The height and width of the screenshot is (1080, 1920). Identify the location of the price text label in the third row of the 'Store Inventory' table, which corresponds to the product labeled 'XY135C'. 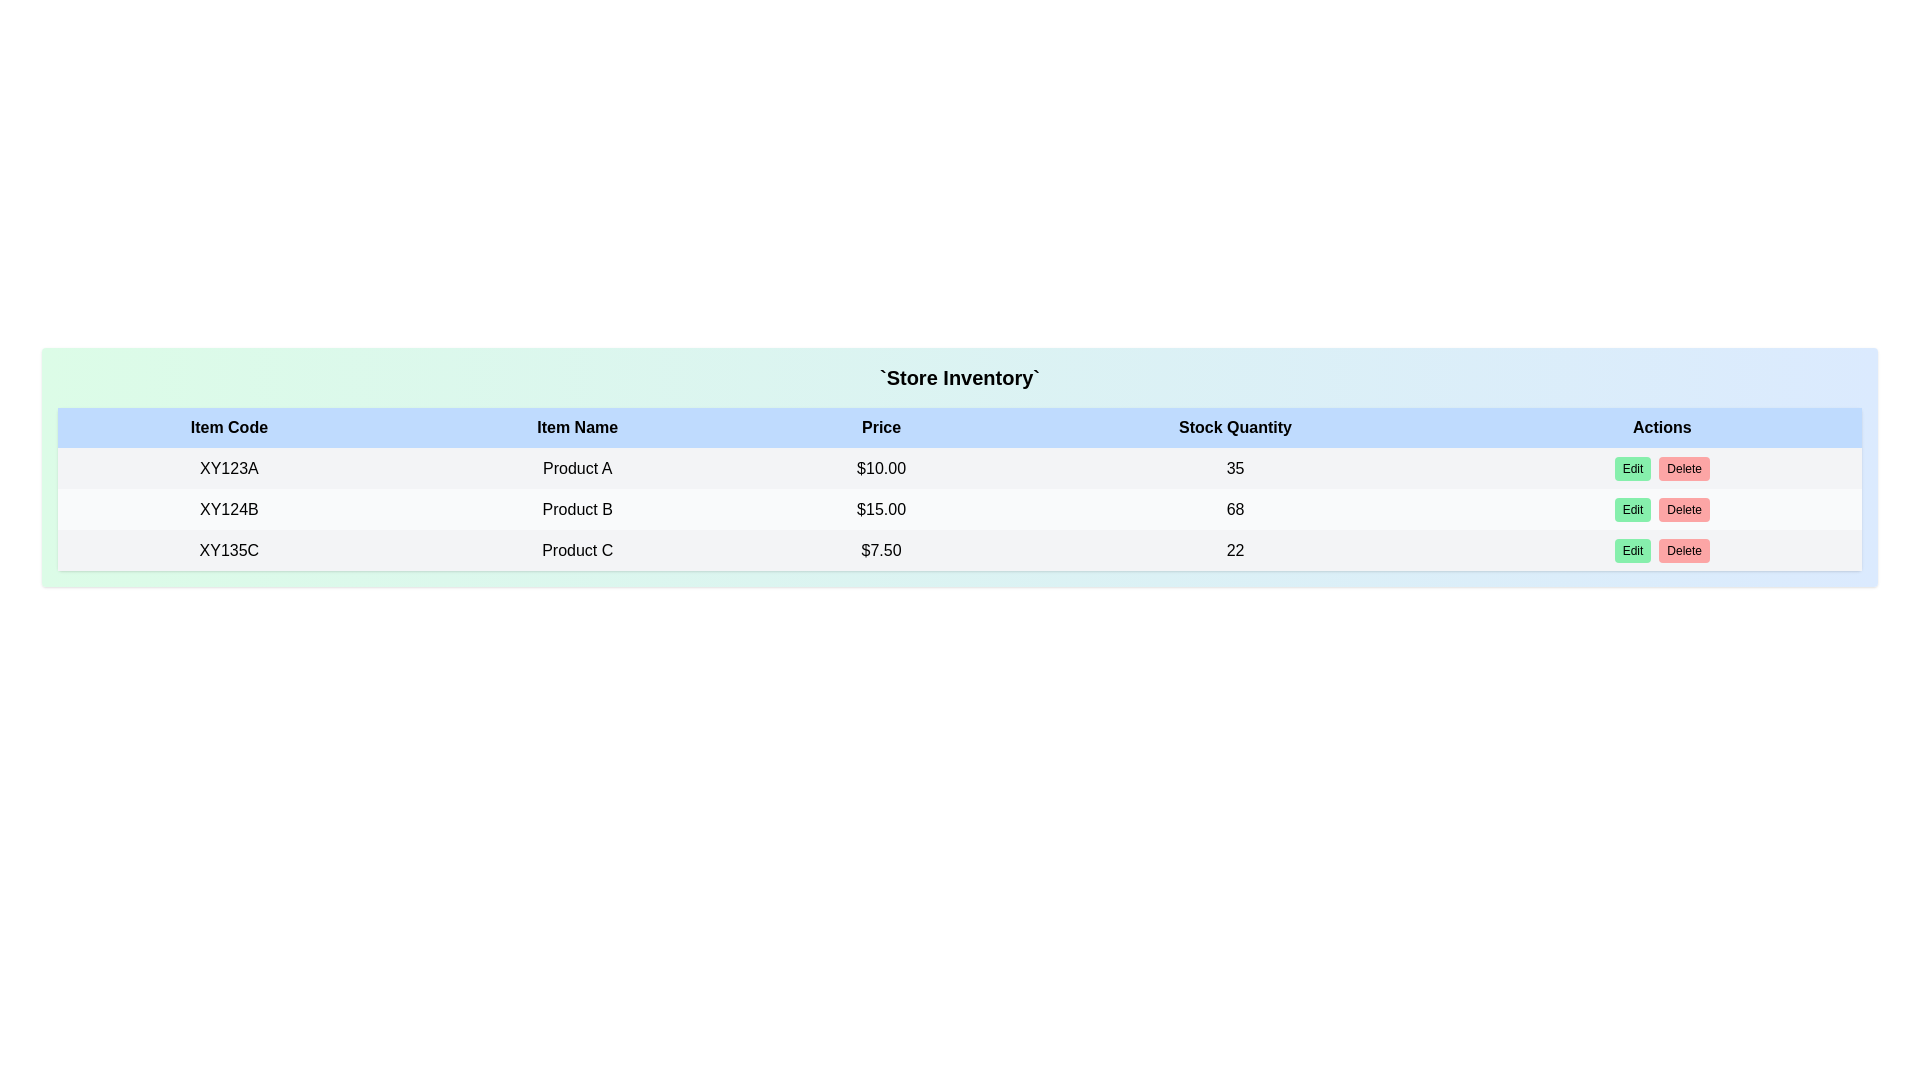
(880, 550).